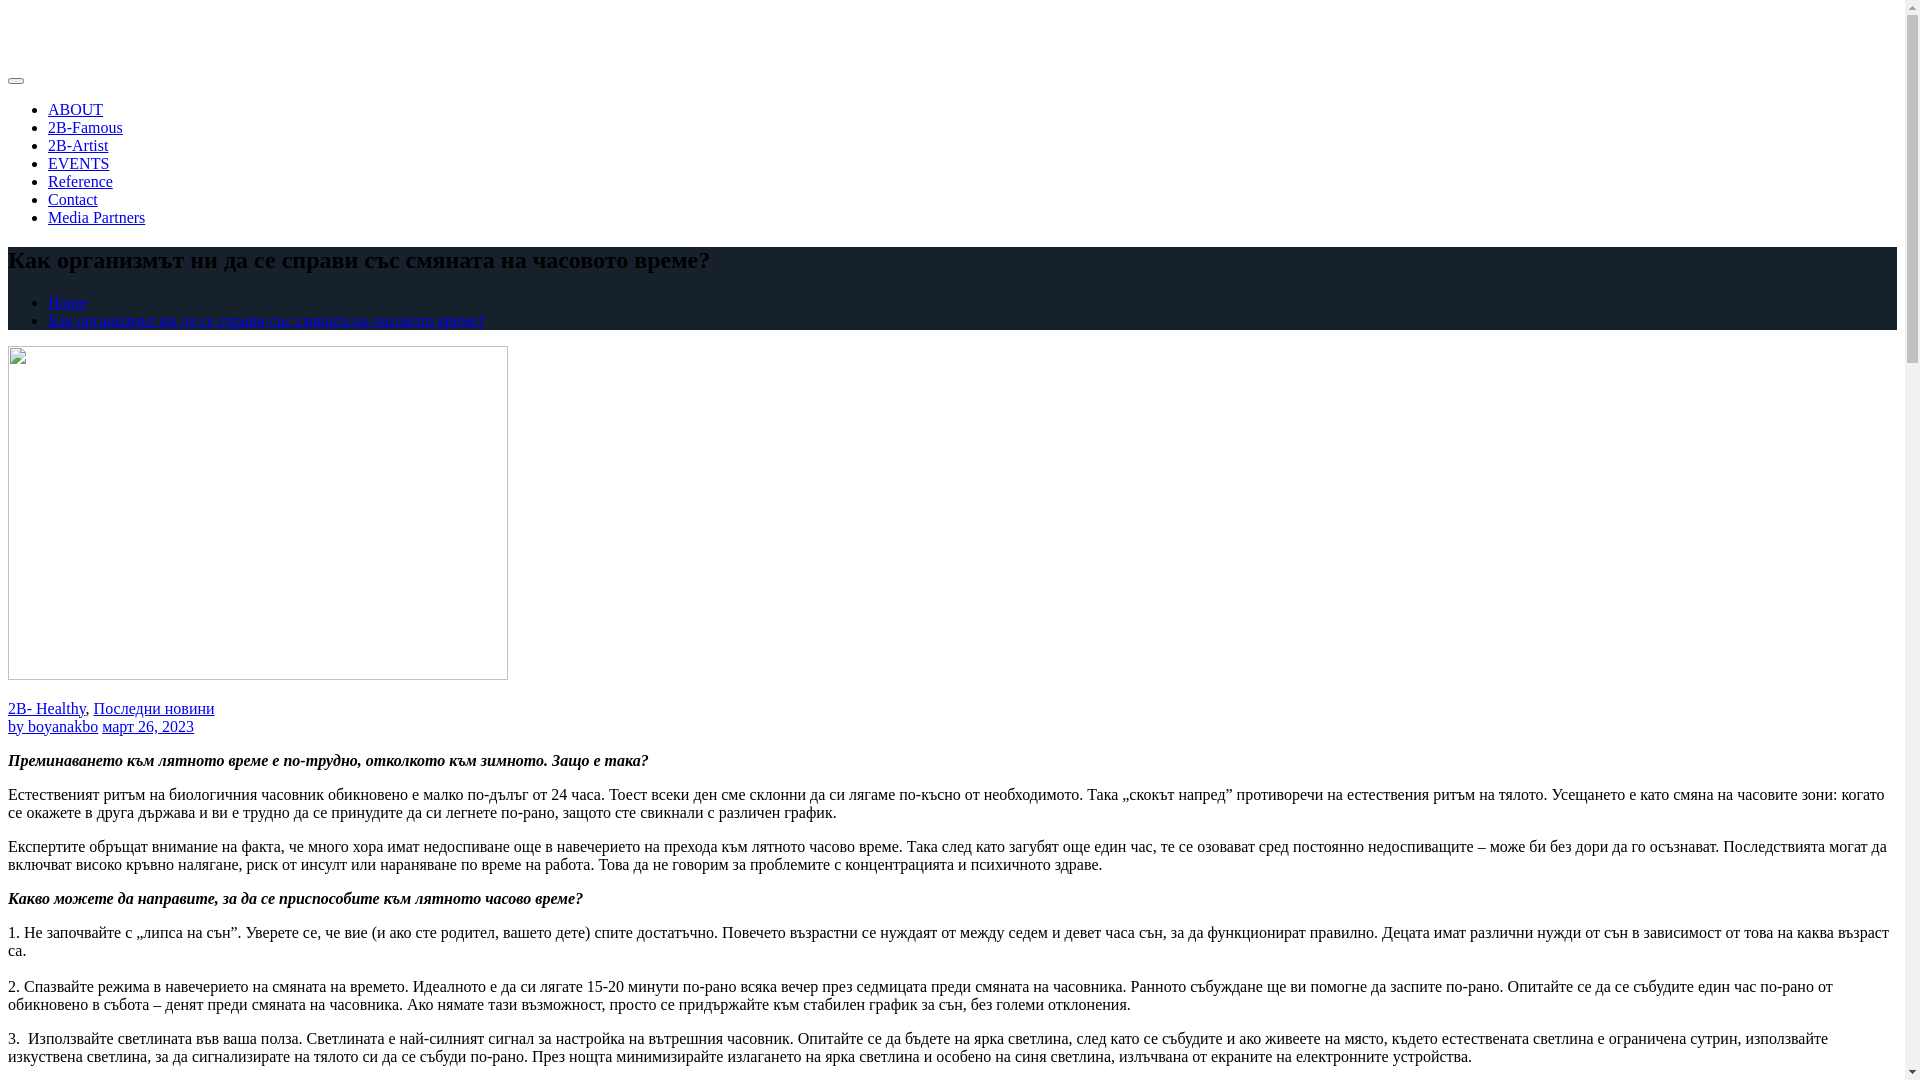 This screenshot has width=1920, height=1080. I want to click on 'EVENTS', so click(48, 162).